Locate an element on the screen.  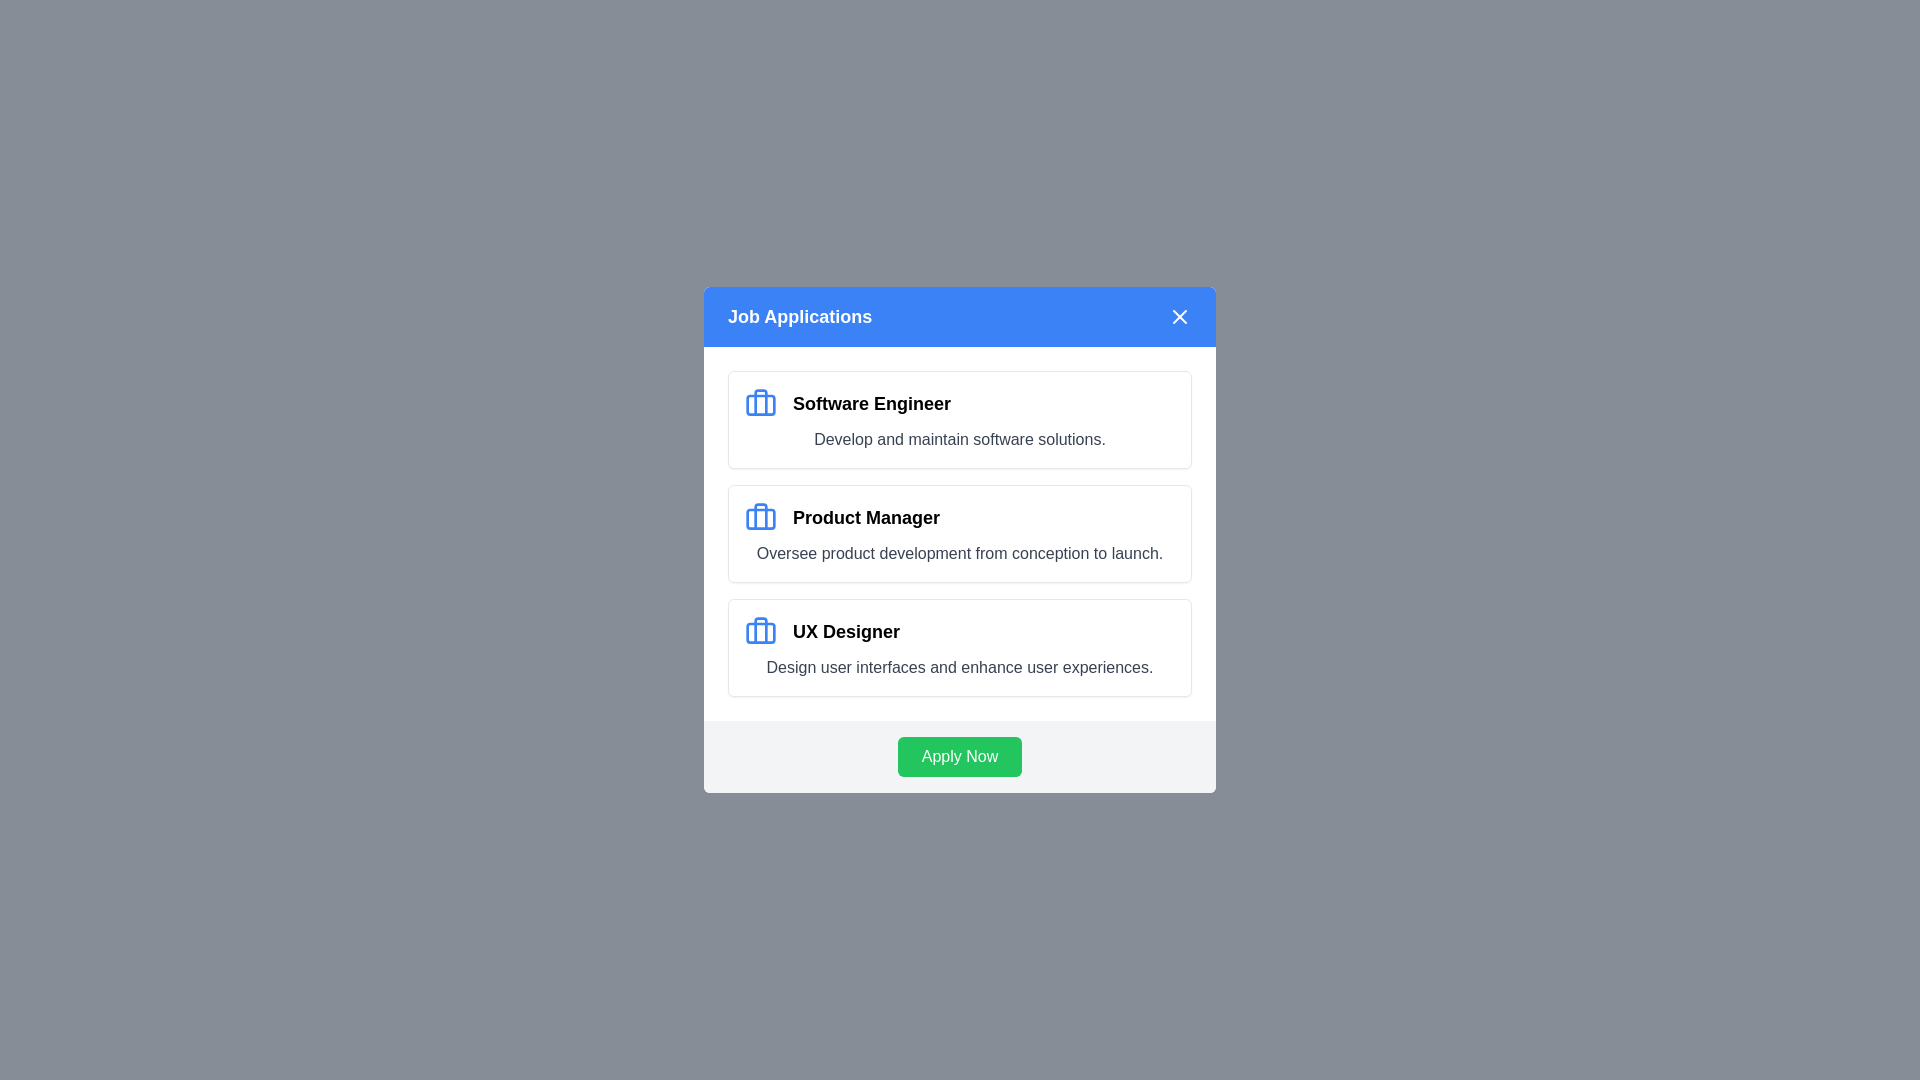
the blue suitcase icon, which is a briefcase symbol located to the left of the text 'UX Designer' in the third row of the 'Job Applications' section is located at coordinates (760, 632).